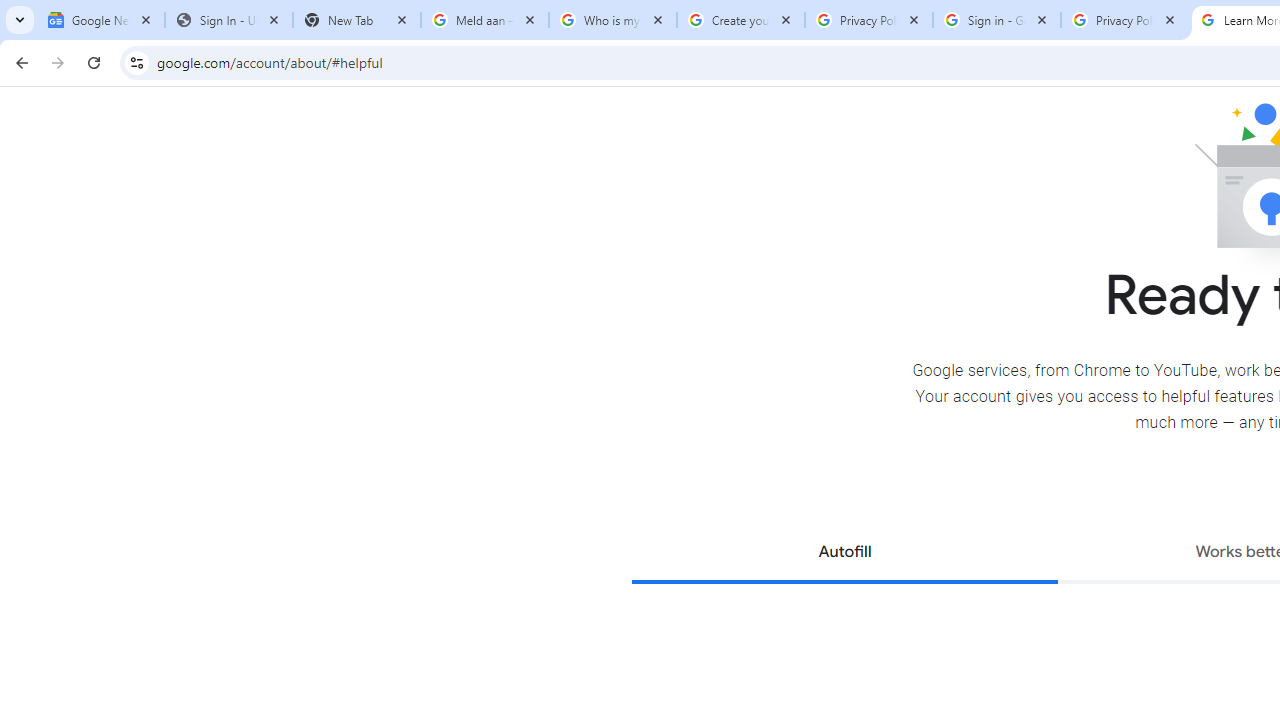 This screenshot has width=1280, height=720. What do you see at coordinates (844, 554) in the screenshot?
I see `'Autofill'` at bounding box center [844, 554].